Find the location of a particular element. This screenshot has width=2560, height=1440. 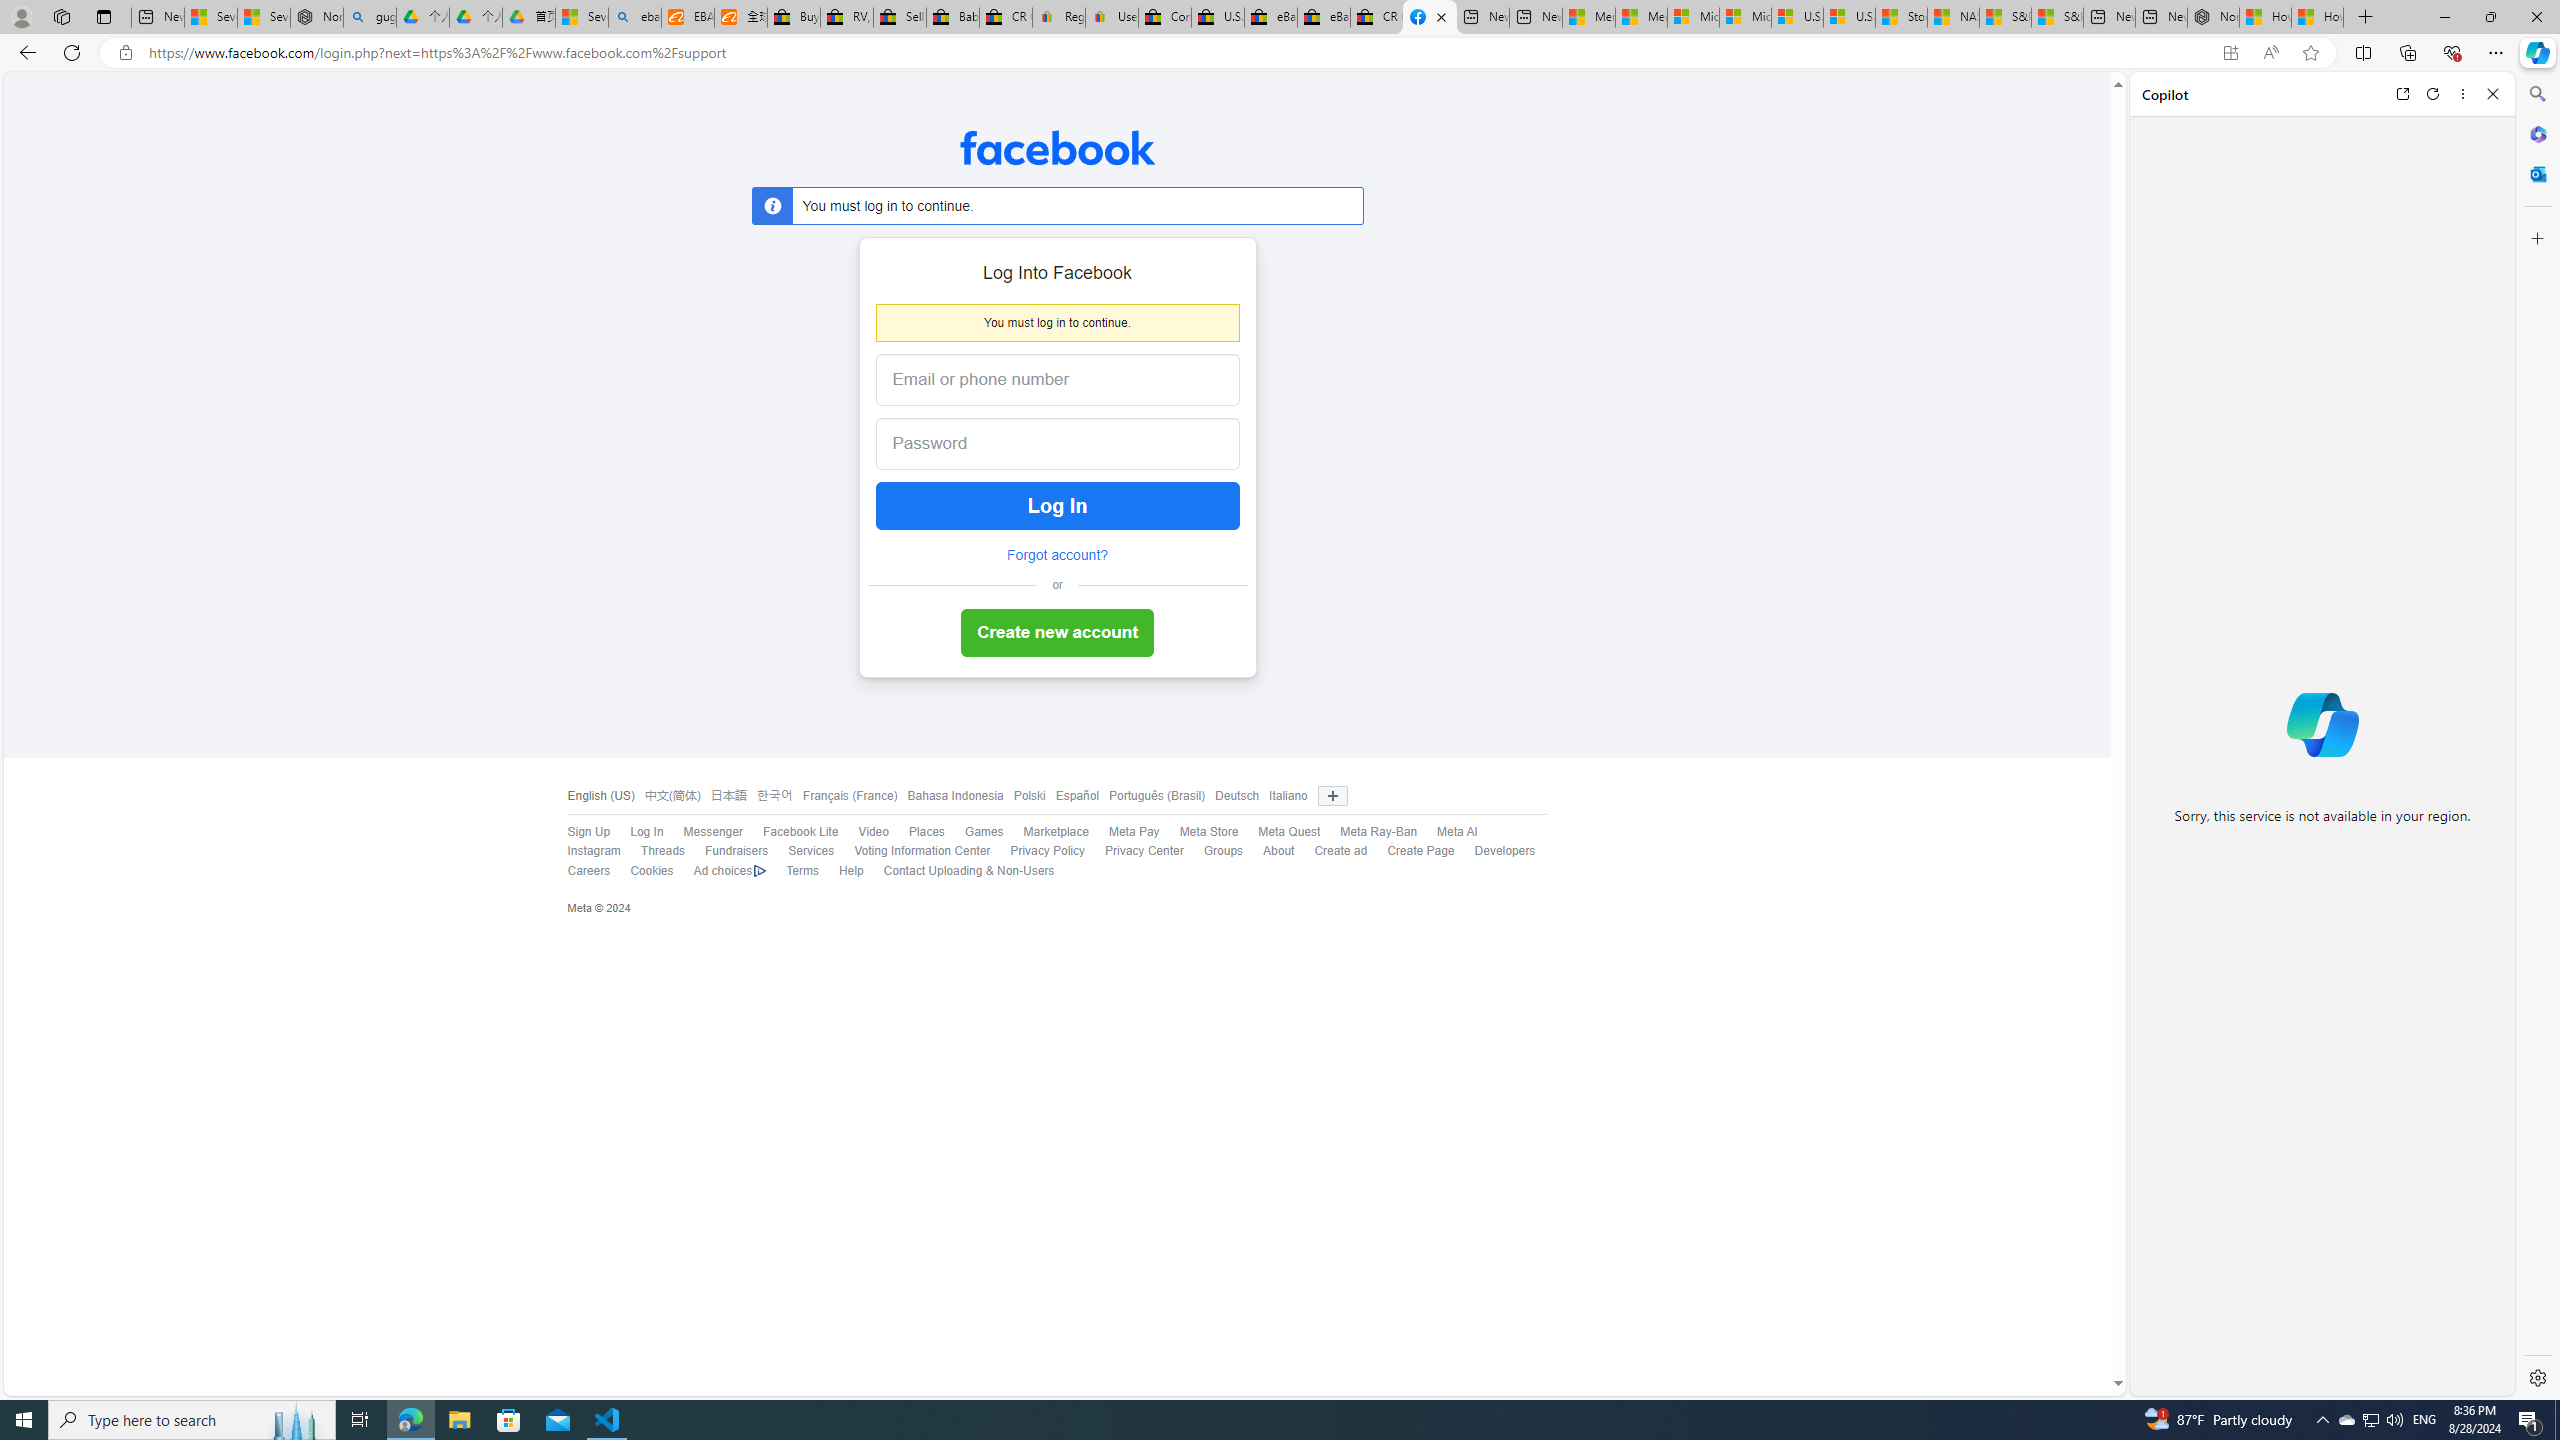

'Privacy Center' is located at coordinates (1144, 850).